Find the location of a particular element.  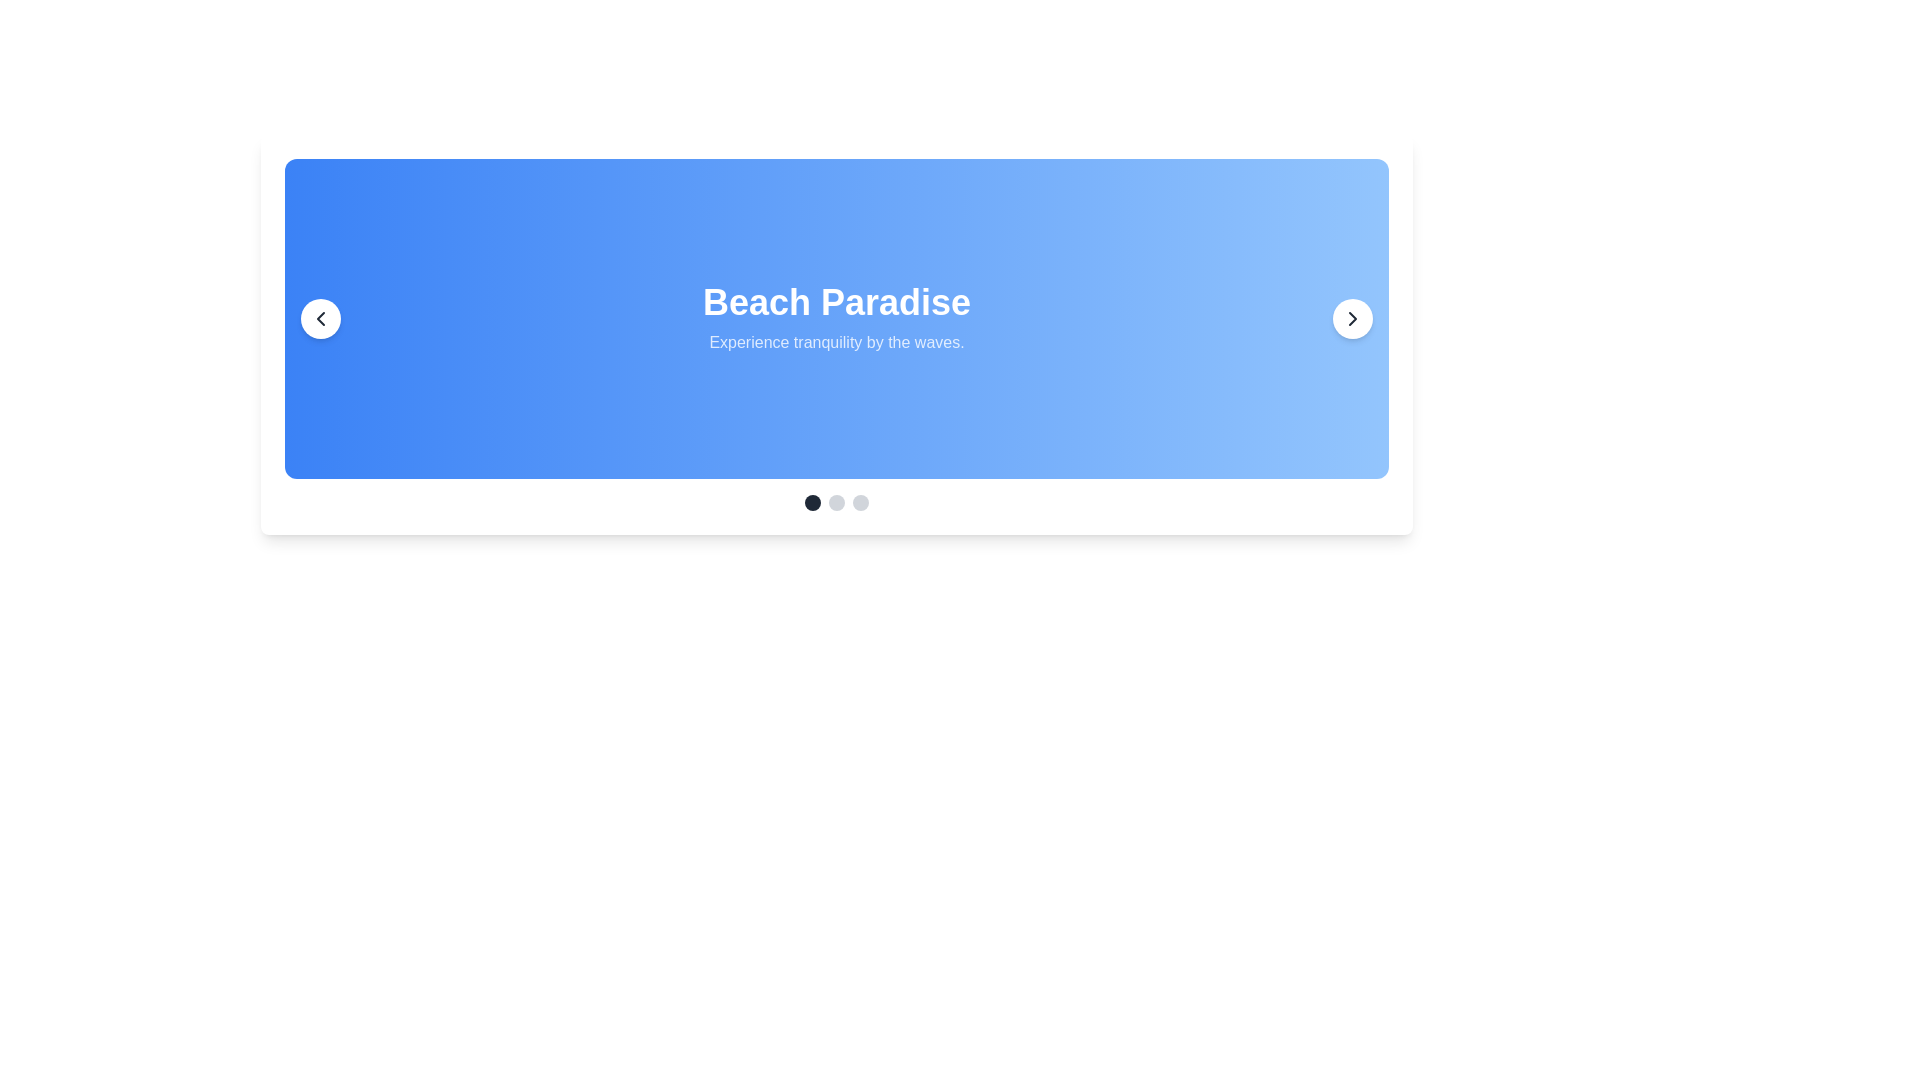

the circular button with a white background and right-facing chevron icon is located at coordinates (1353, 318).